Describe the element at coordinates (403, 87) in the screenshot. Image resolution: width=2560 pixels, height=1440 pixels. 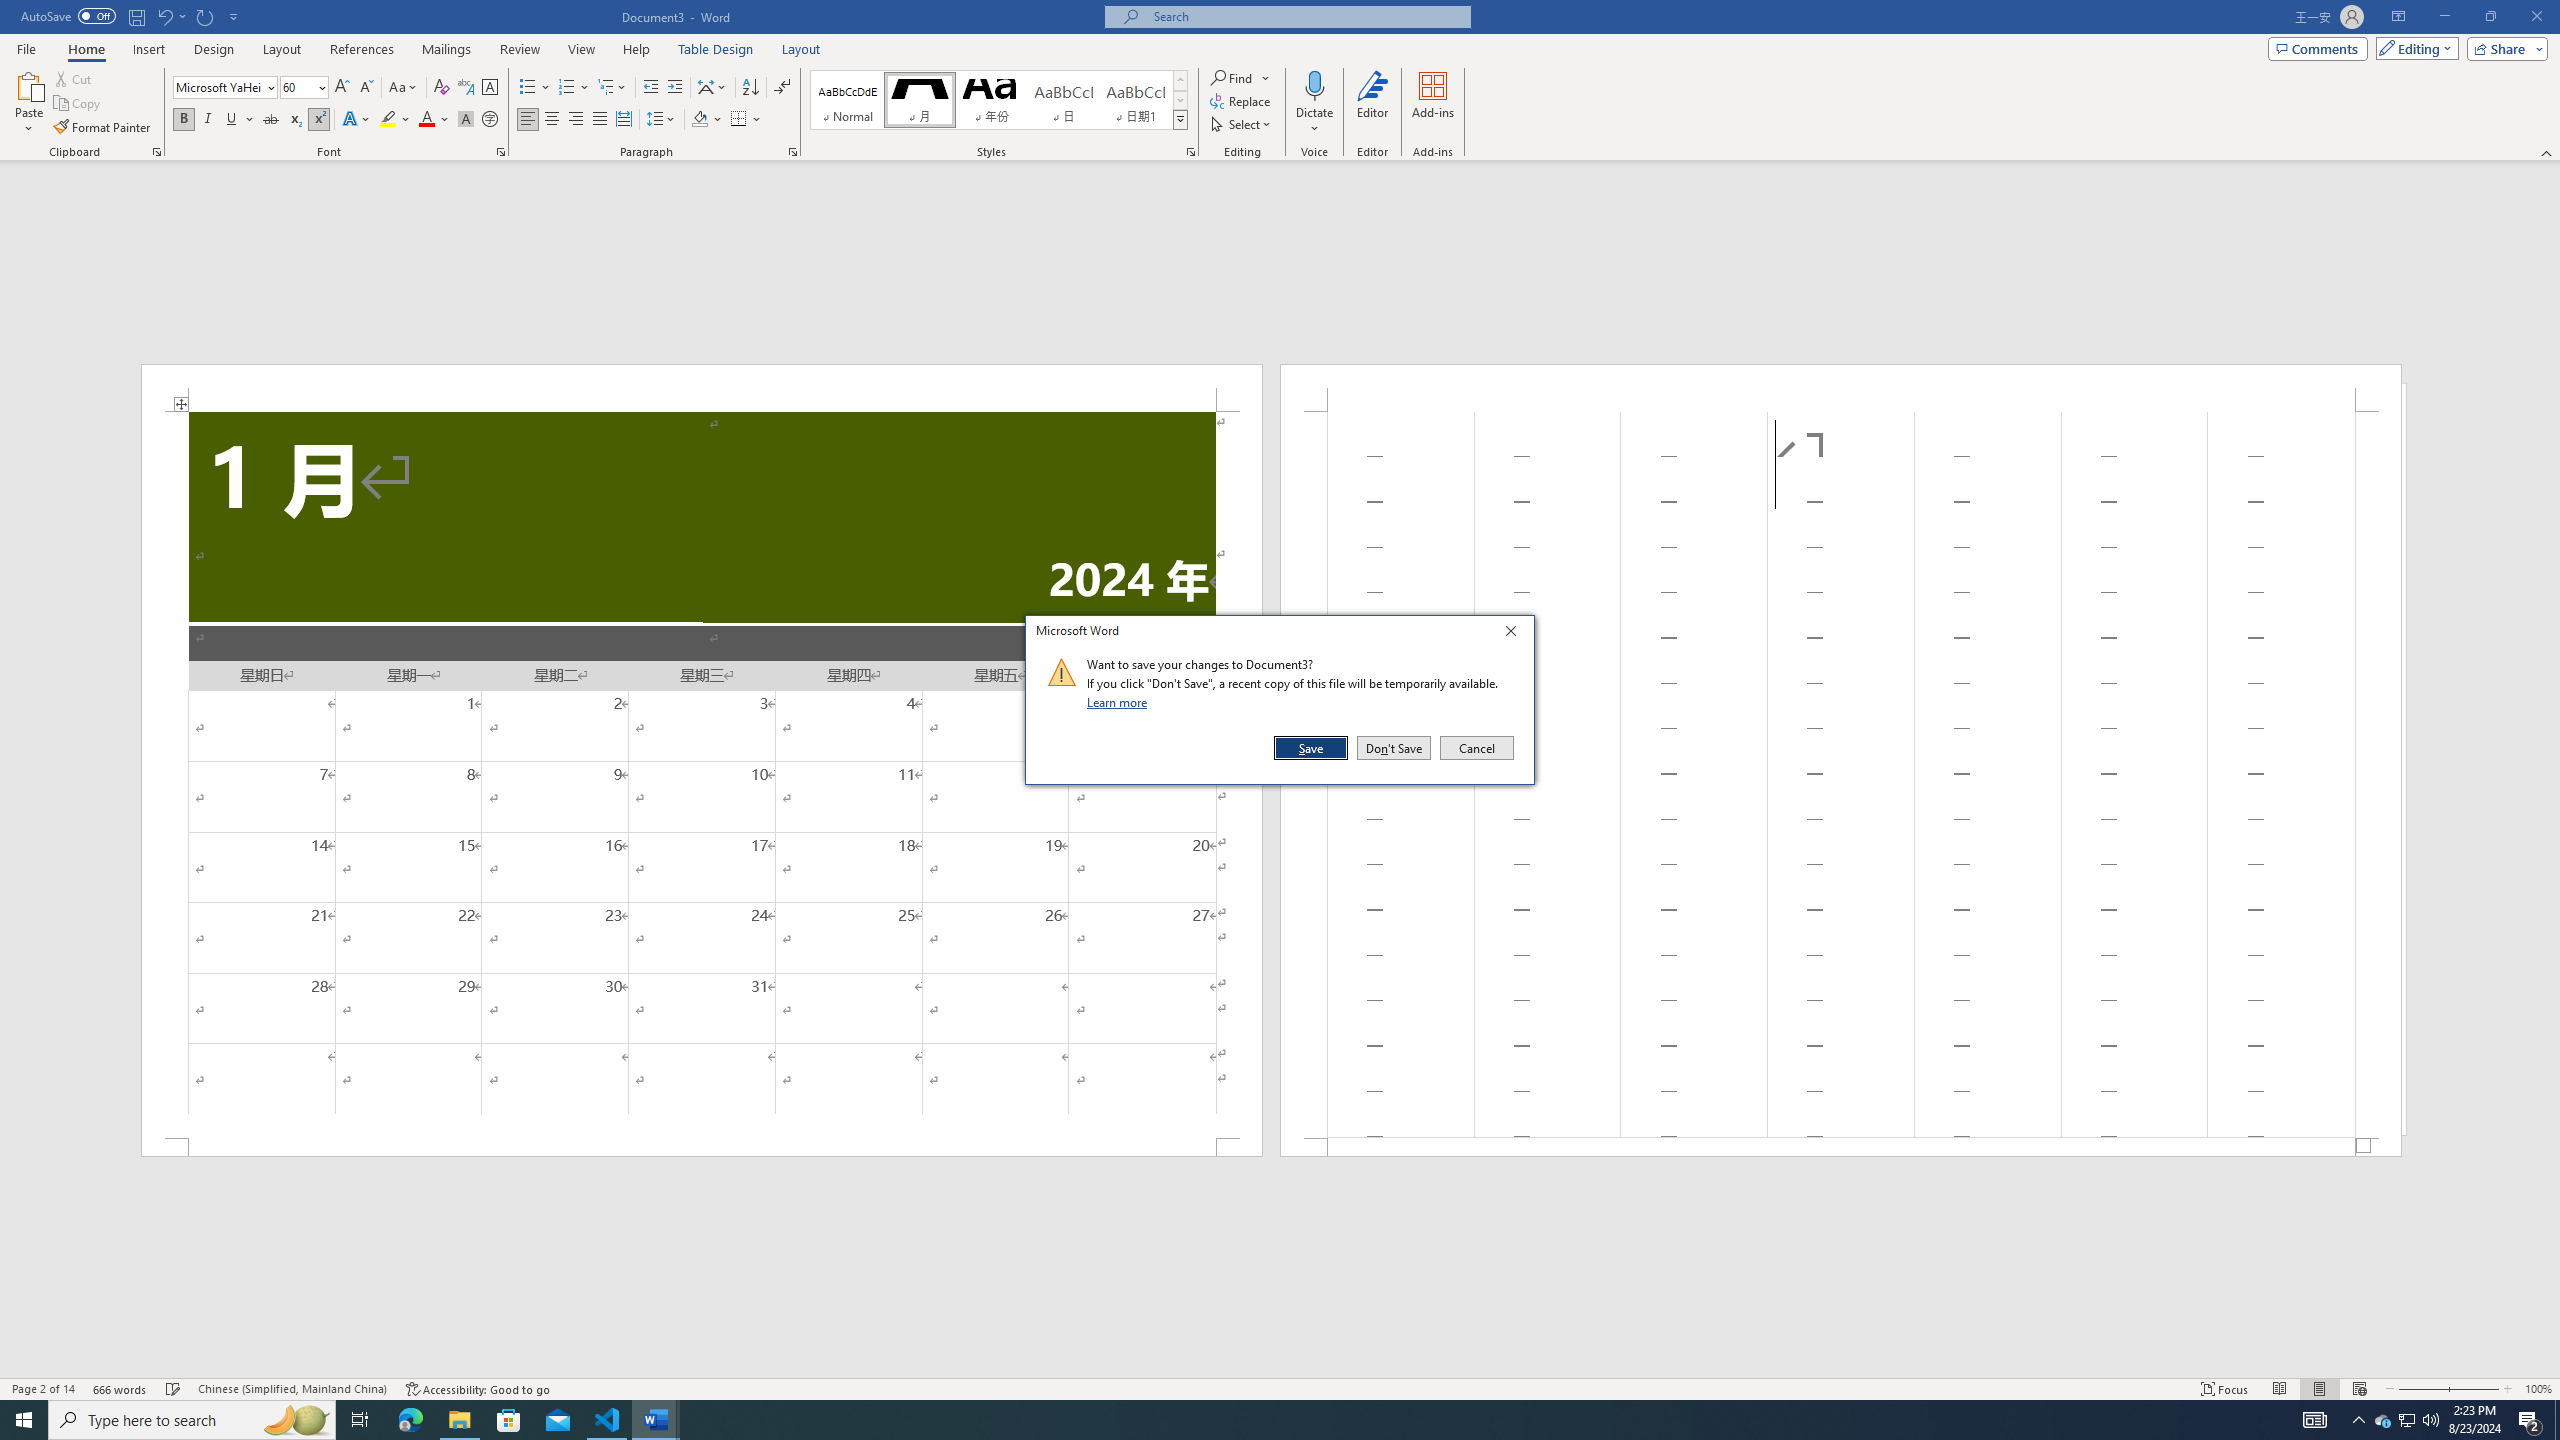
I see `'Change Case'` at that location.